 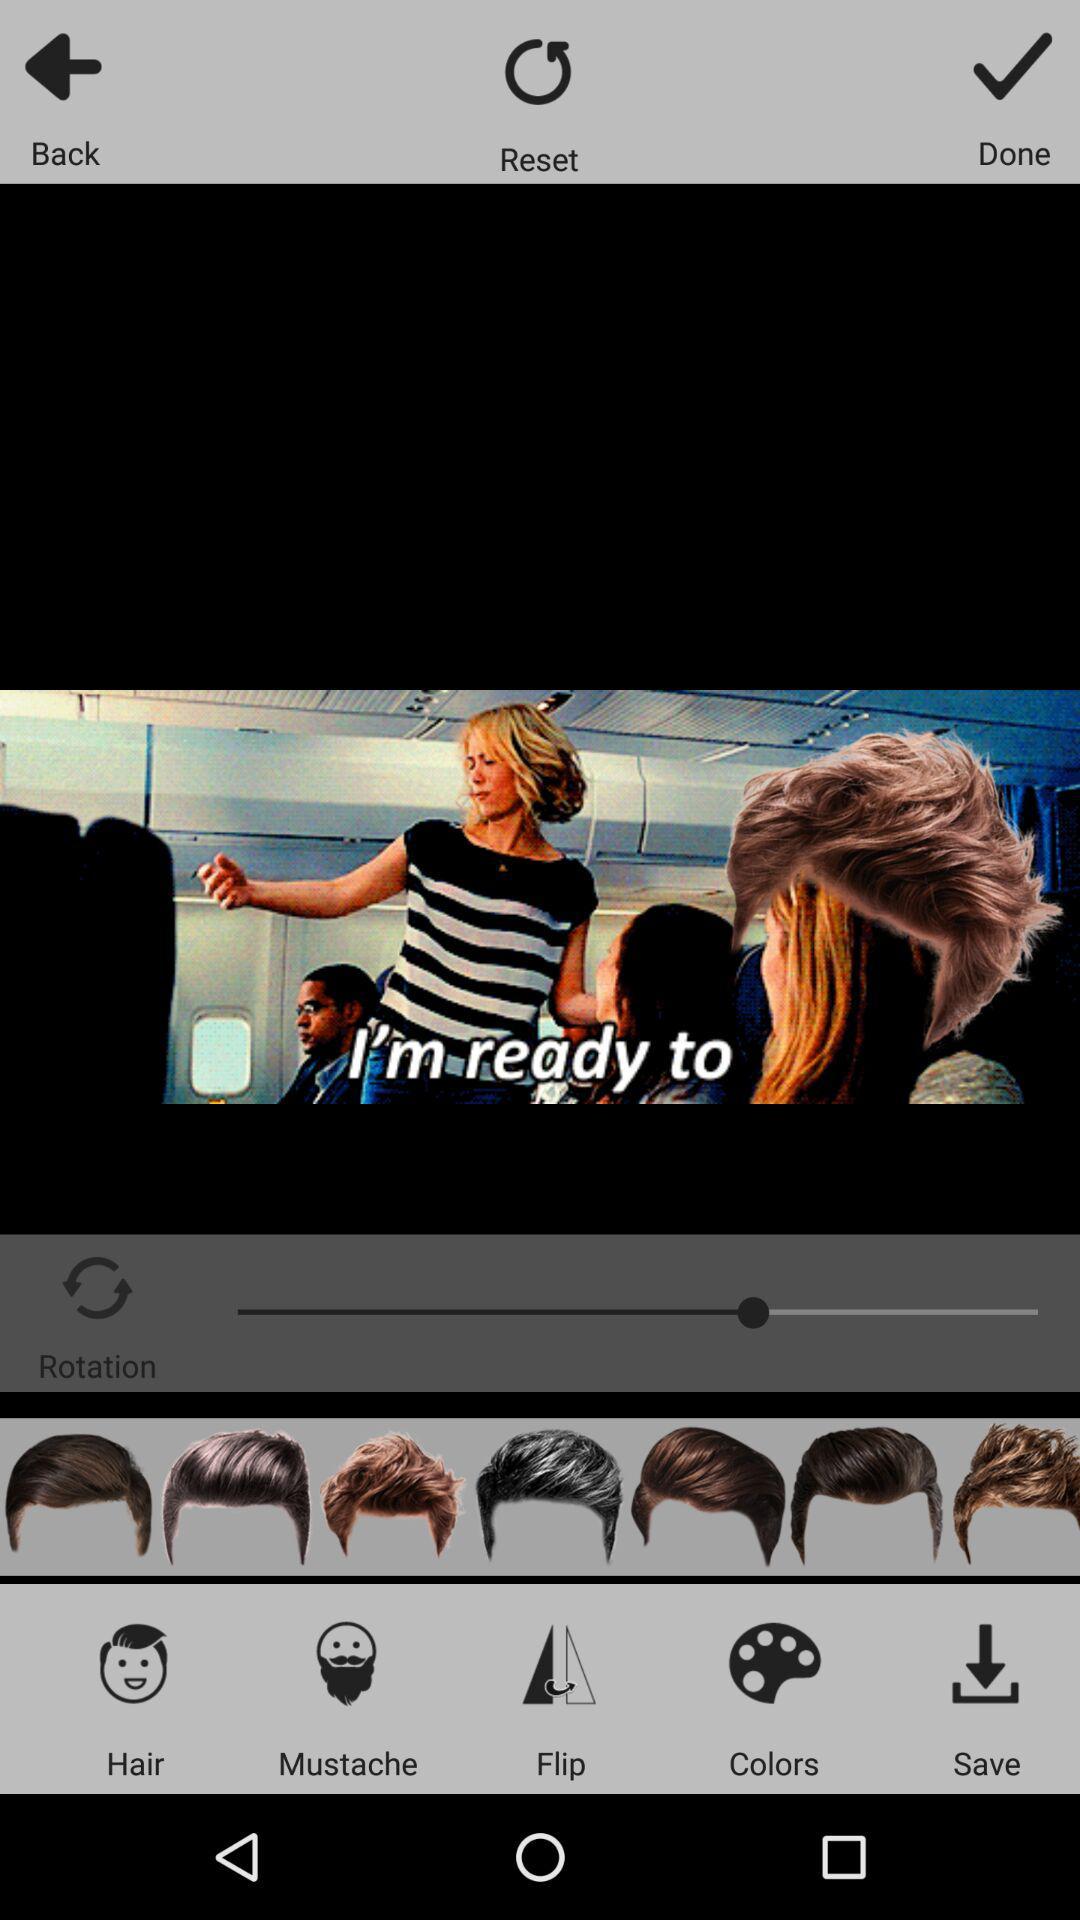 What do you see at coordinates (538, 71) in the screenshot?
I see `reset` at bounding box center [538, 71].